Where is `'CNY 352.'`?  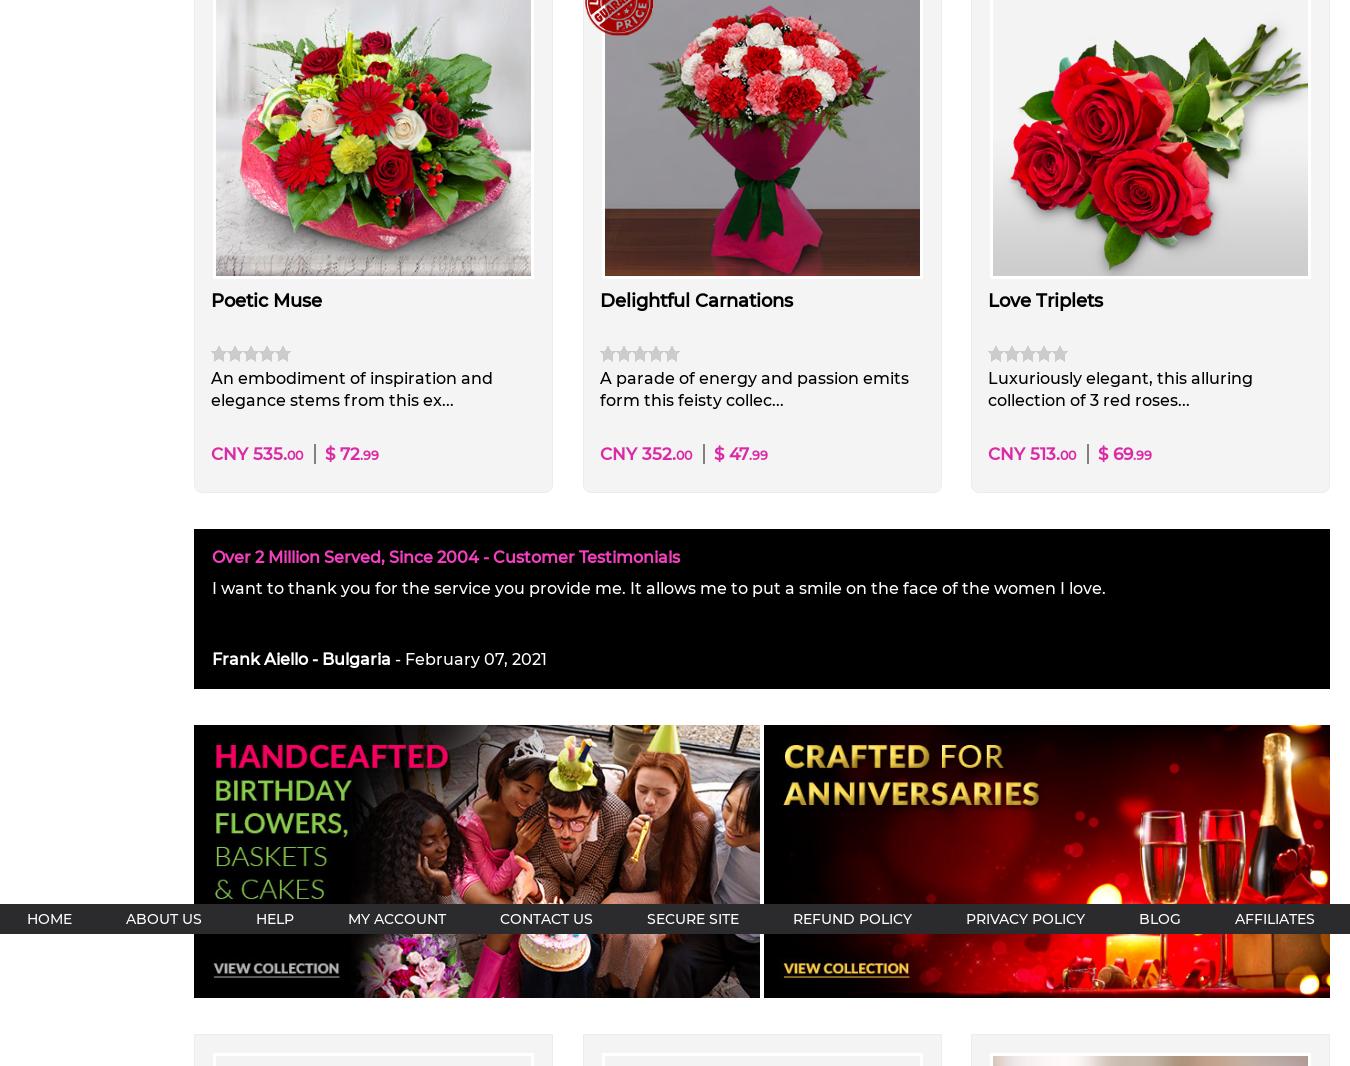
'CNY 352.' is located at coordinates (637, 453).